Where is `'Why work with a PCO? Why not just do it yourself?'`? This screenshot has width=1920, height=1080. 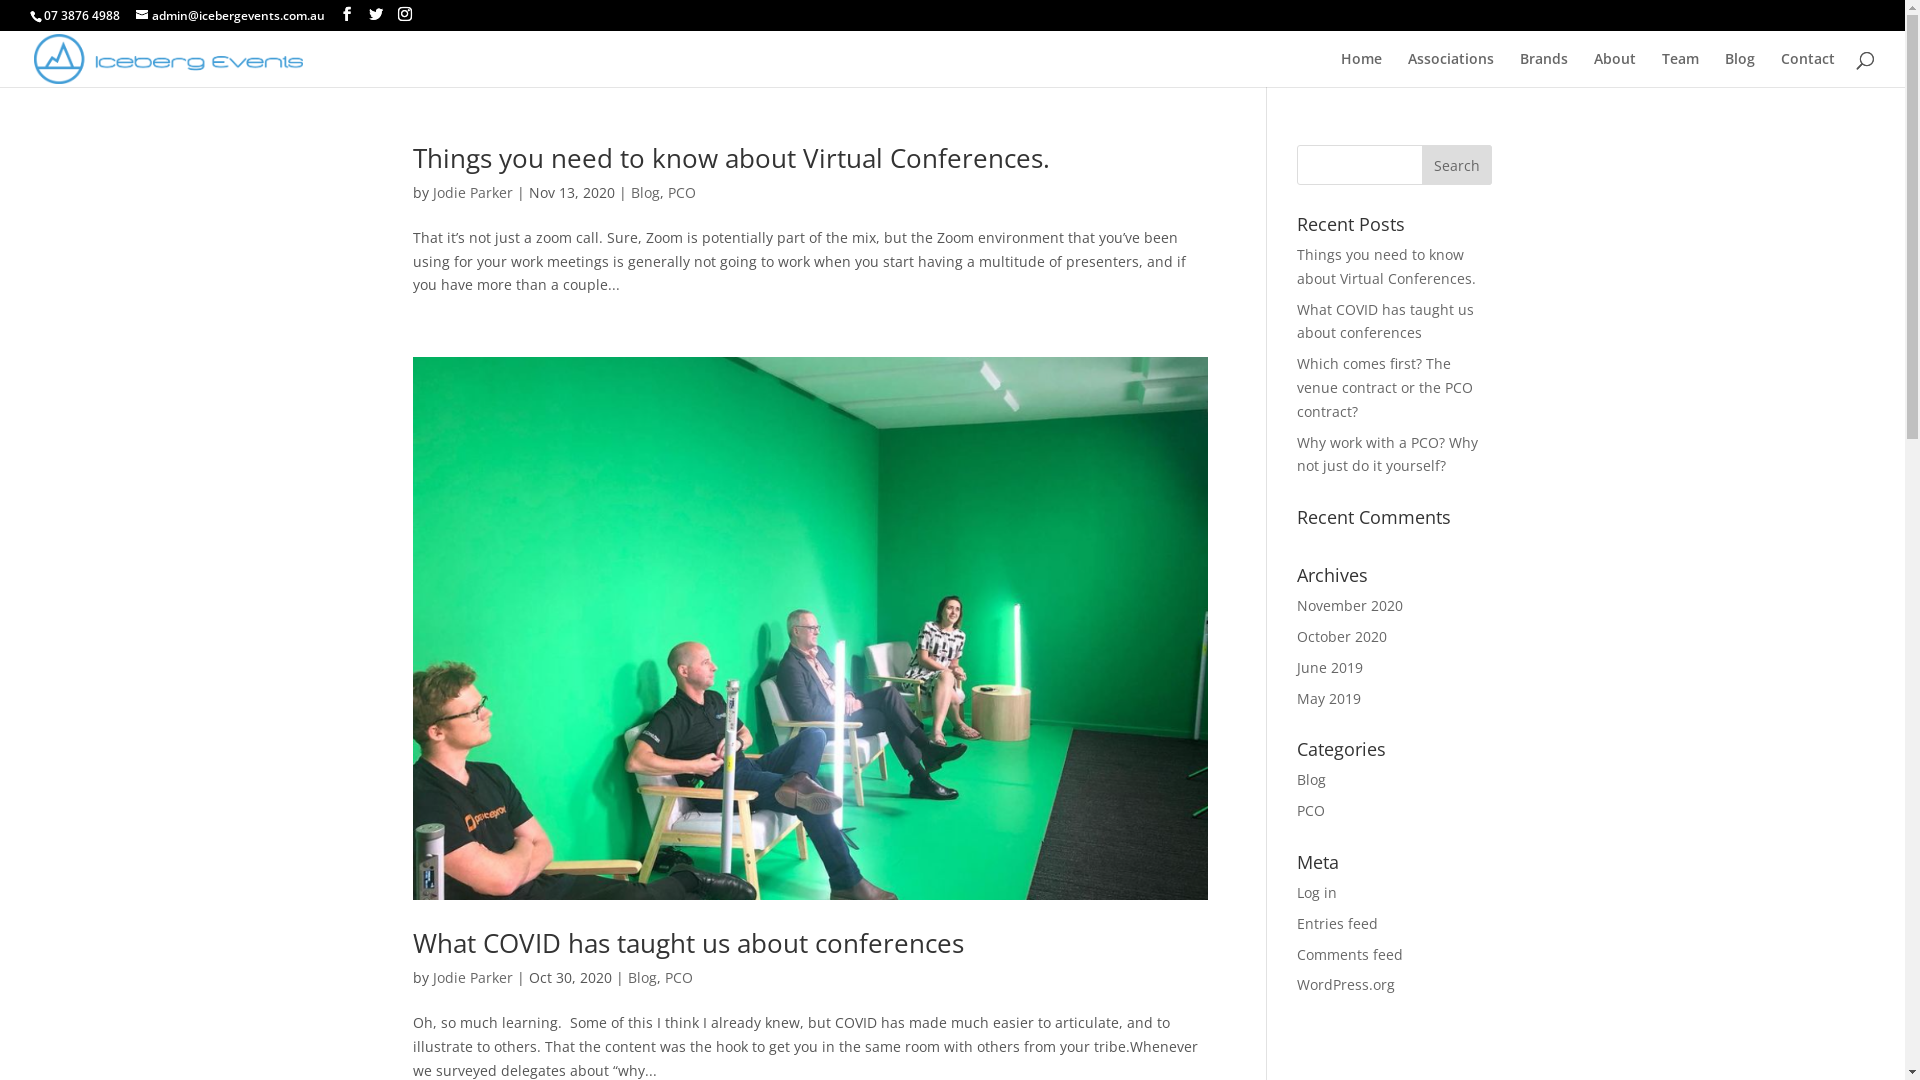
'Why work with a PCO? Why not just do it yourself?' is located at coordinates (1386, 454).